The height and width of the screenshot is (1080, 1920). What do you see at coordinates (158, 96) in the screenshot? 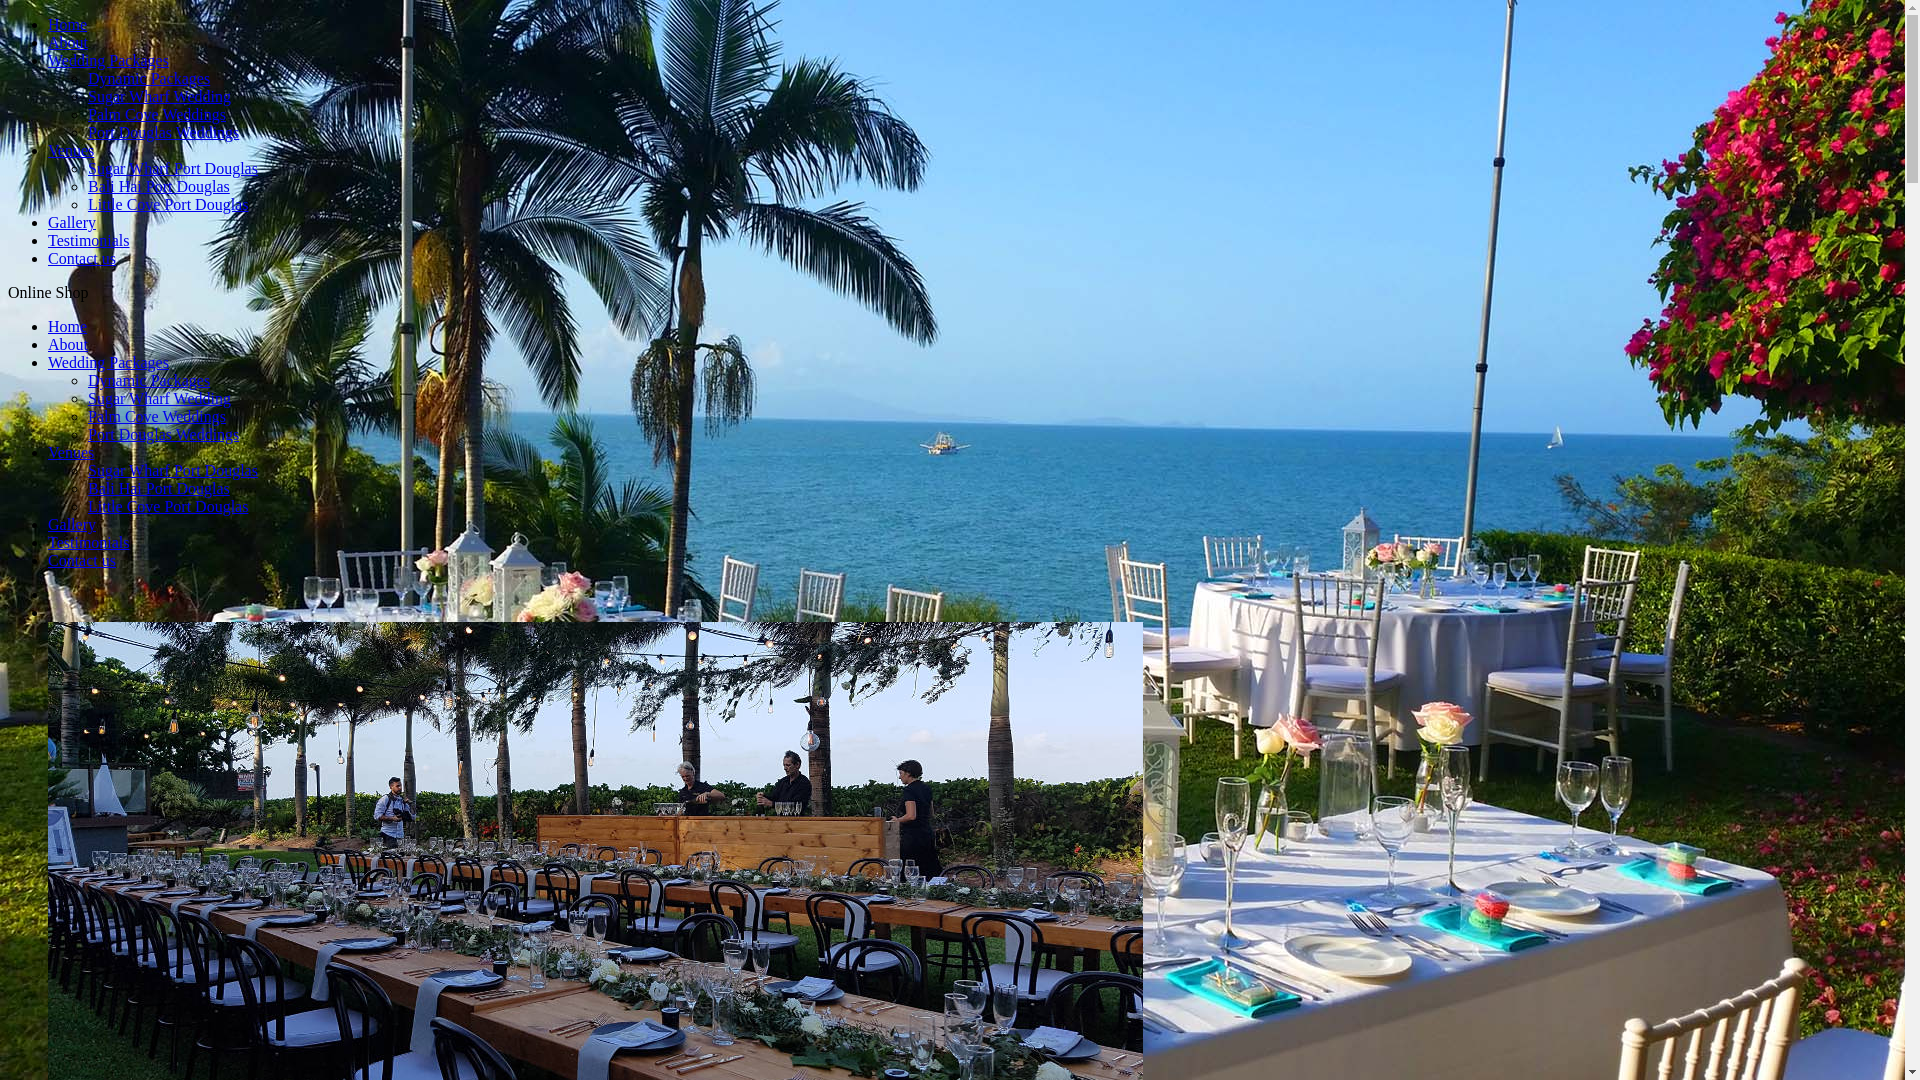
I see `'Sugar Wharf Wedding'` at bounding box center [158, 96].